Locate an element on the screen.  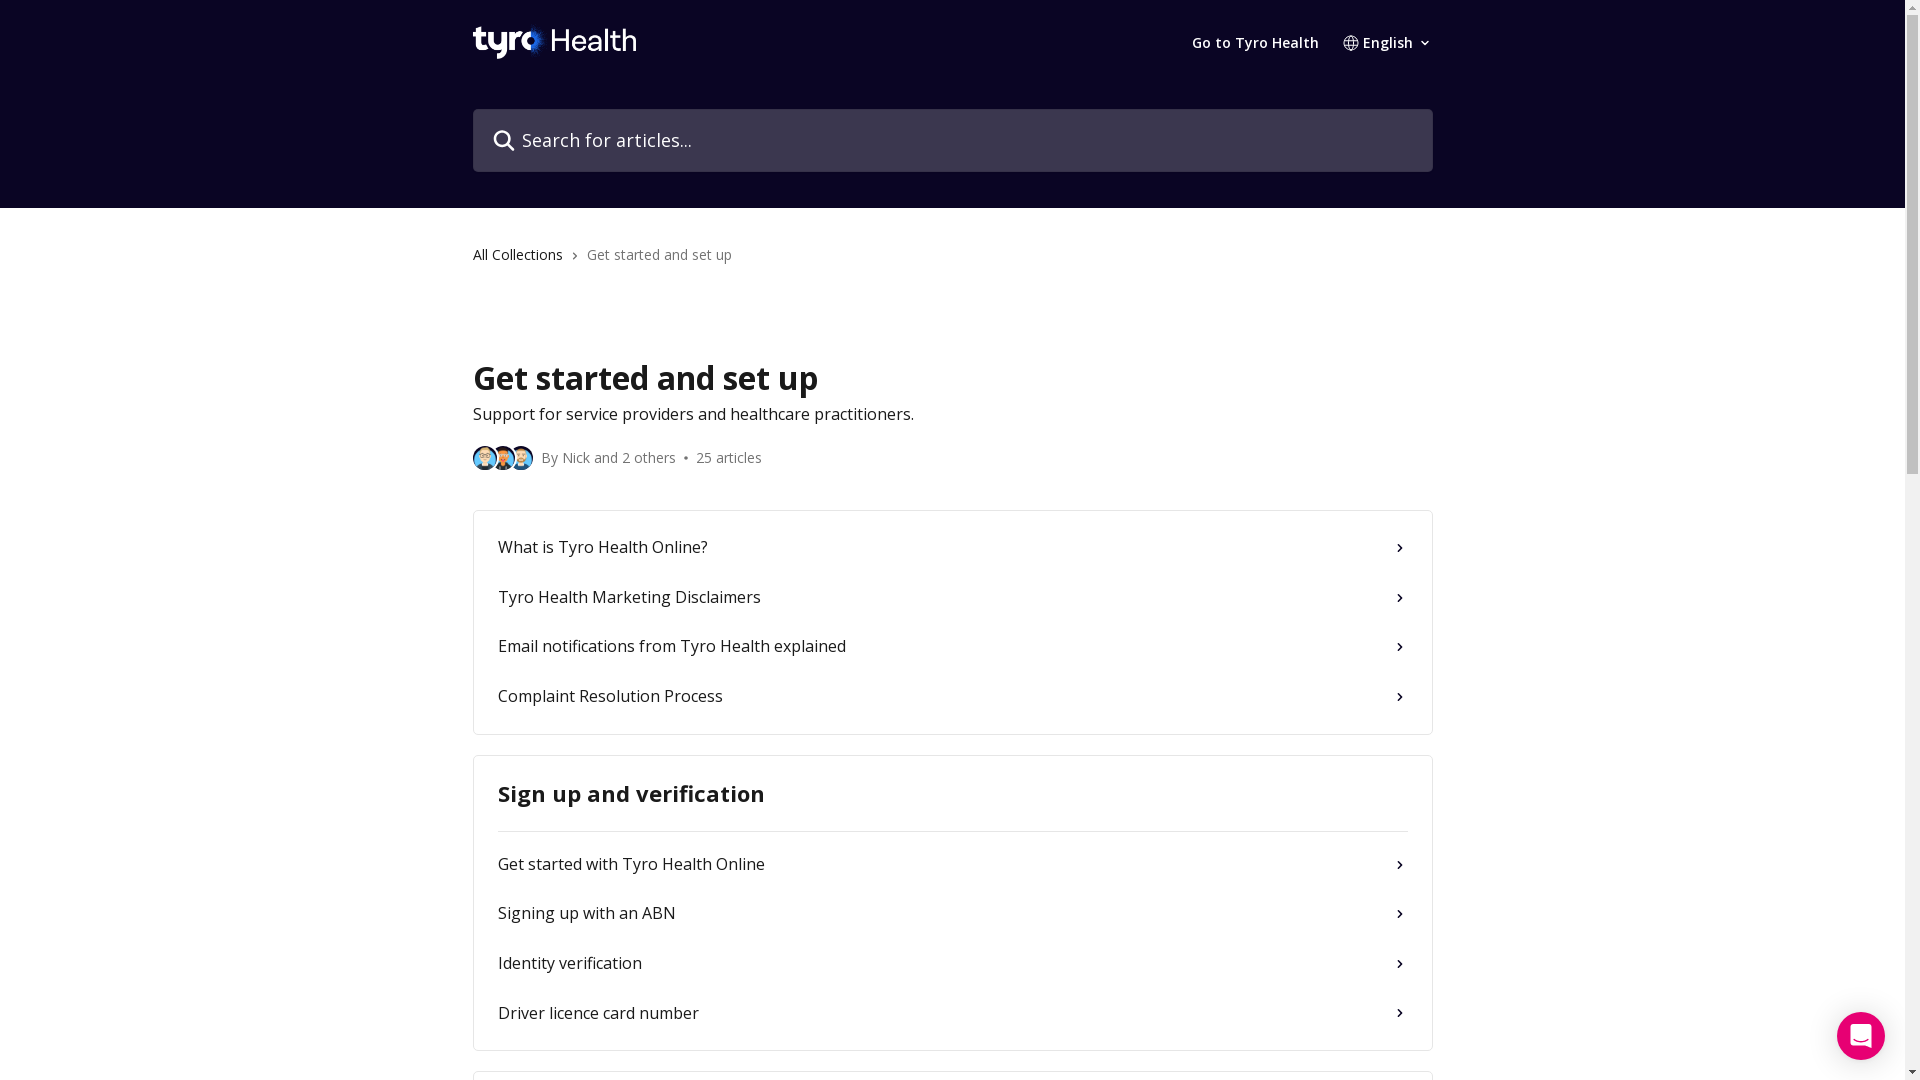
'Go to Tyro Health' is located at coordinates (1254, 42).